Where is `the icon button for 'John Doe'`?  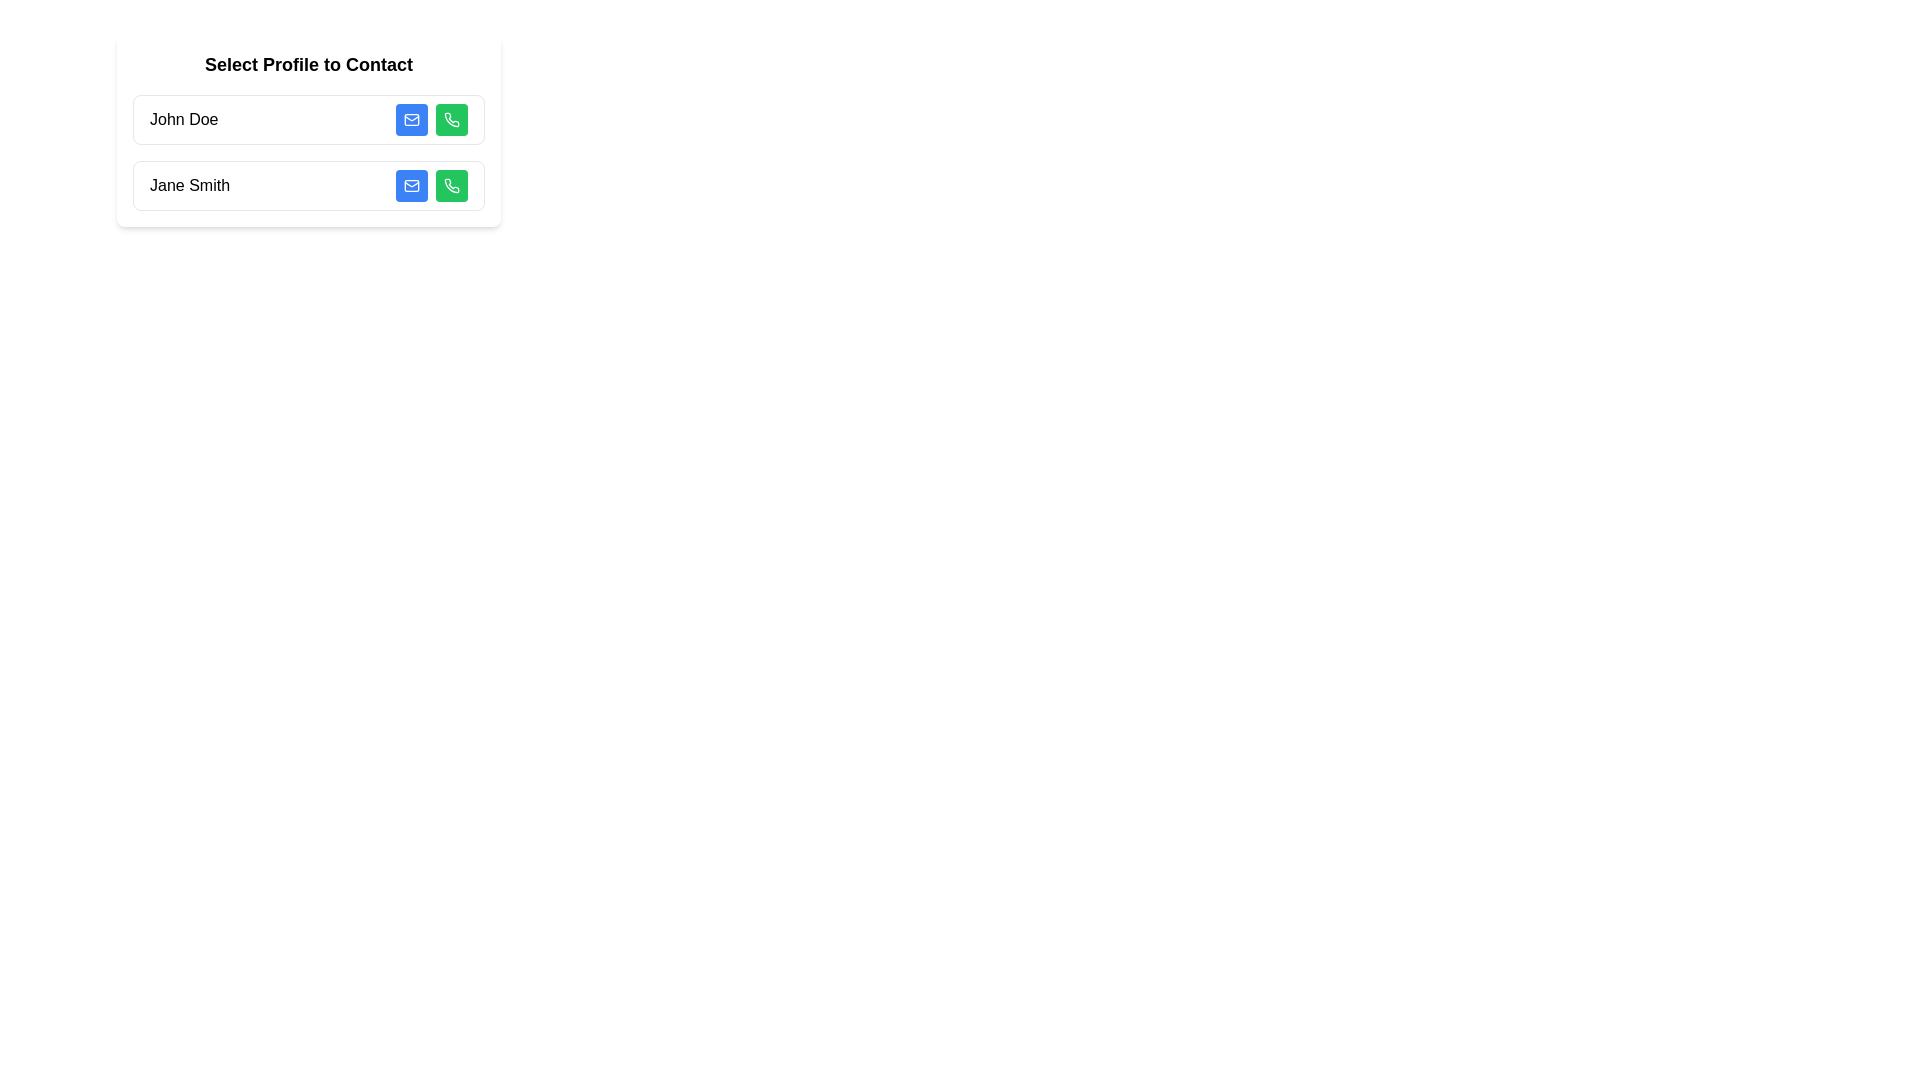
the icon button for 'John Doe' is located at coordinates (450, 185).